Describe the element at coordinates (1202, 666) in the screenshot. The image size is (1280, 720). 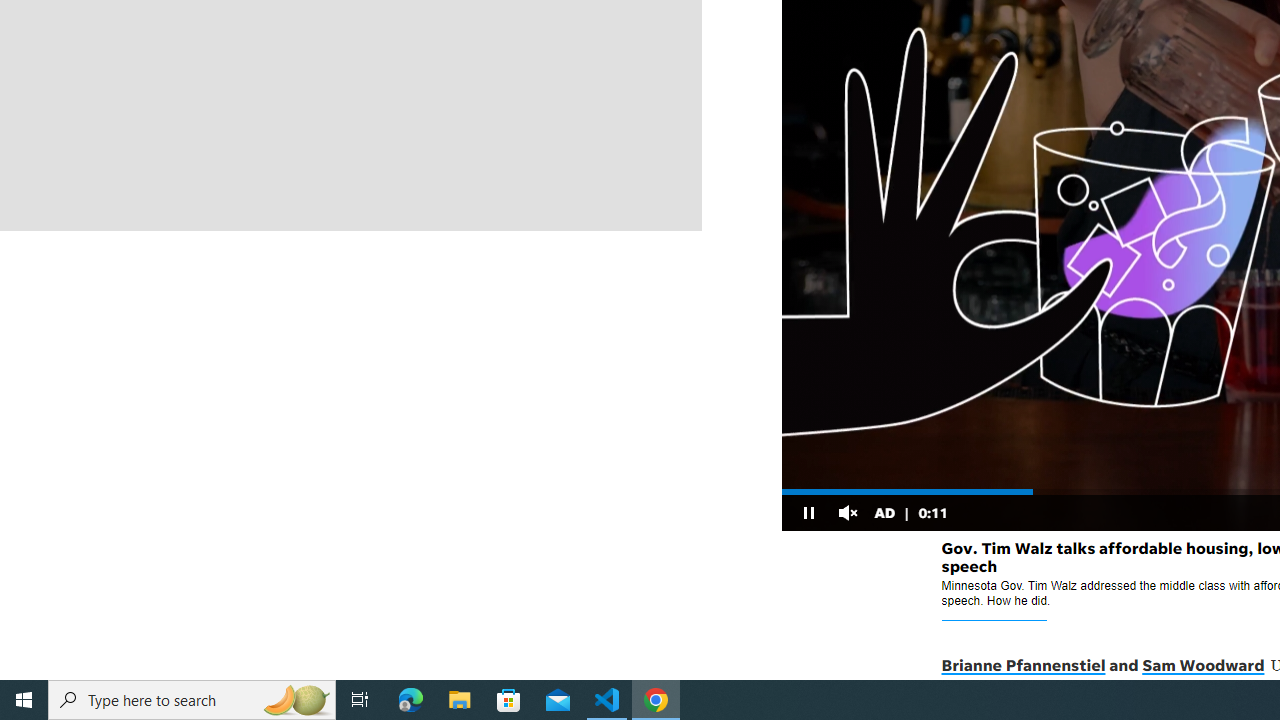
I see `'Sam Woodward'` at that location.